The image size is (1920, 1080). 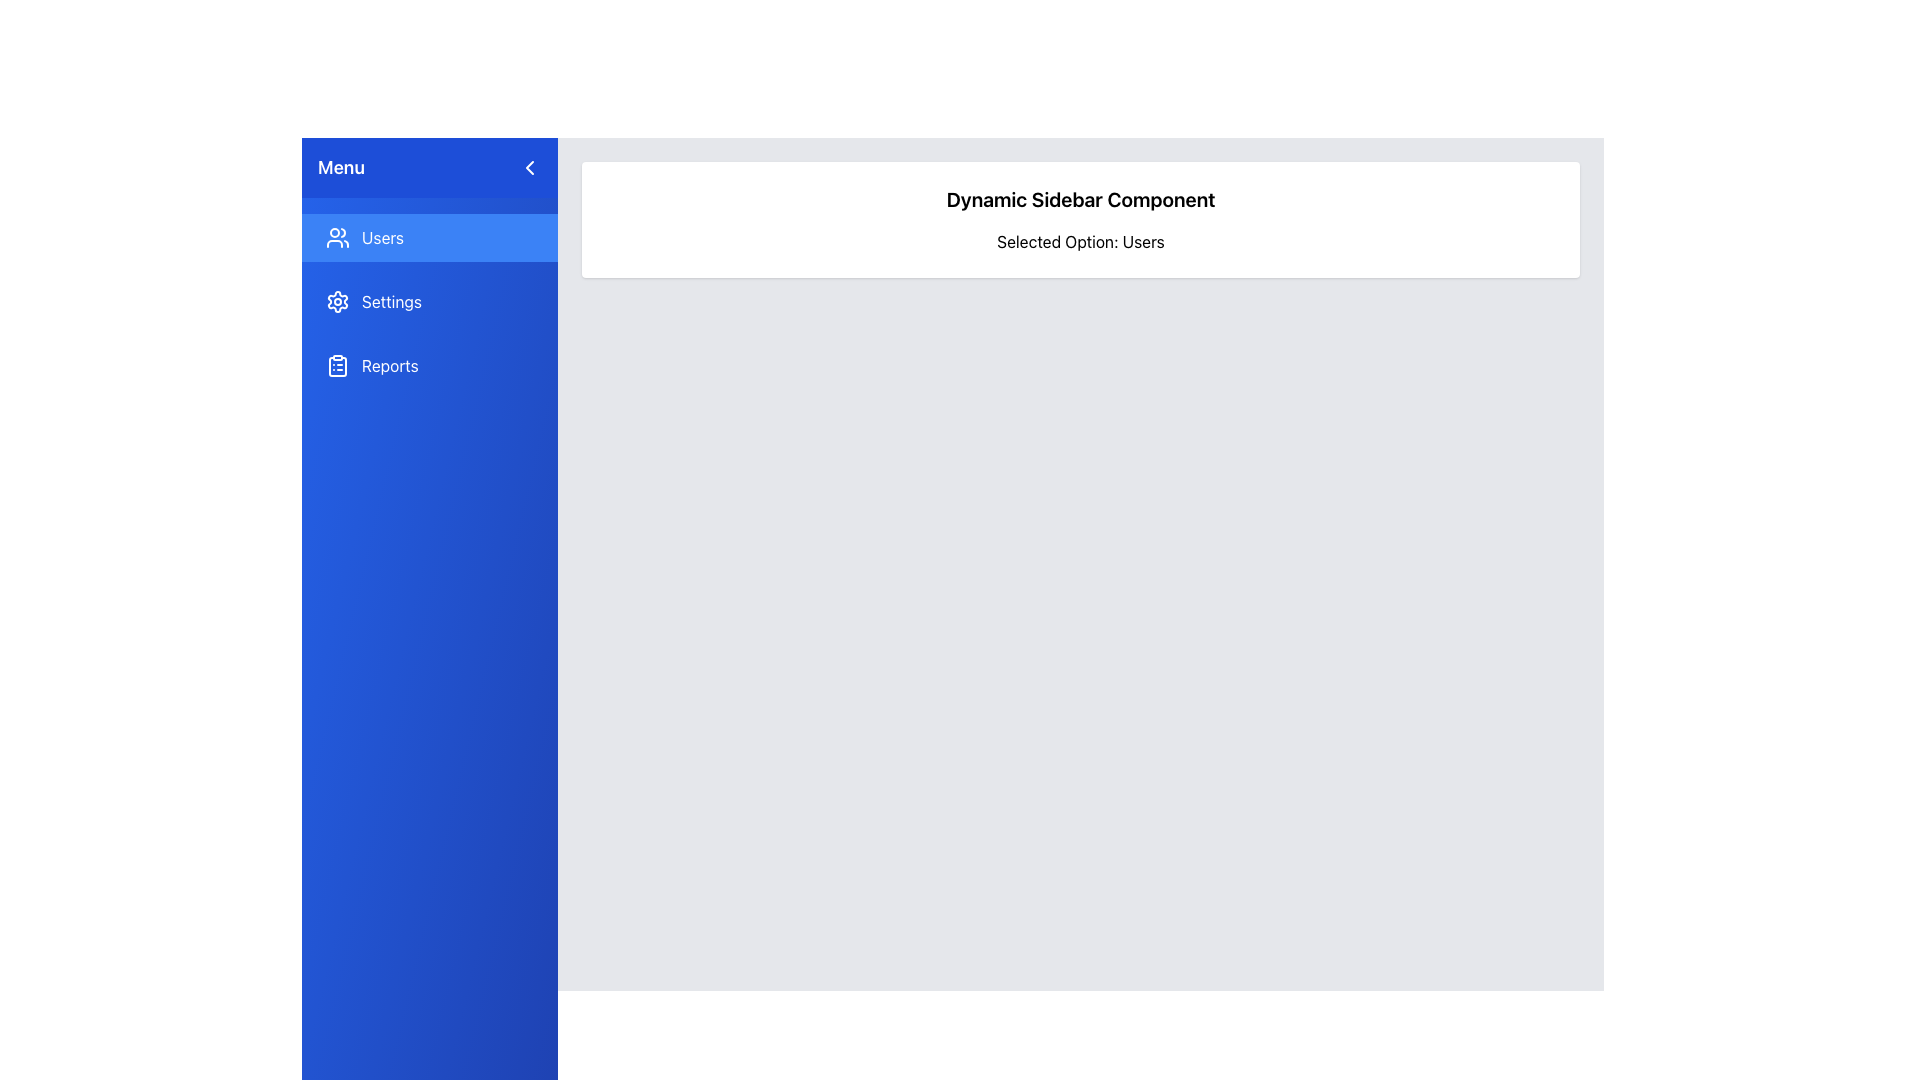 I want to click on the navigation control icon located near the top of the menu section, slightly to the right of the 'Menu' label, to possibly reveal a tooltip, so click(x=529, y=167).